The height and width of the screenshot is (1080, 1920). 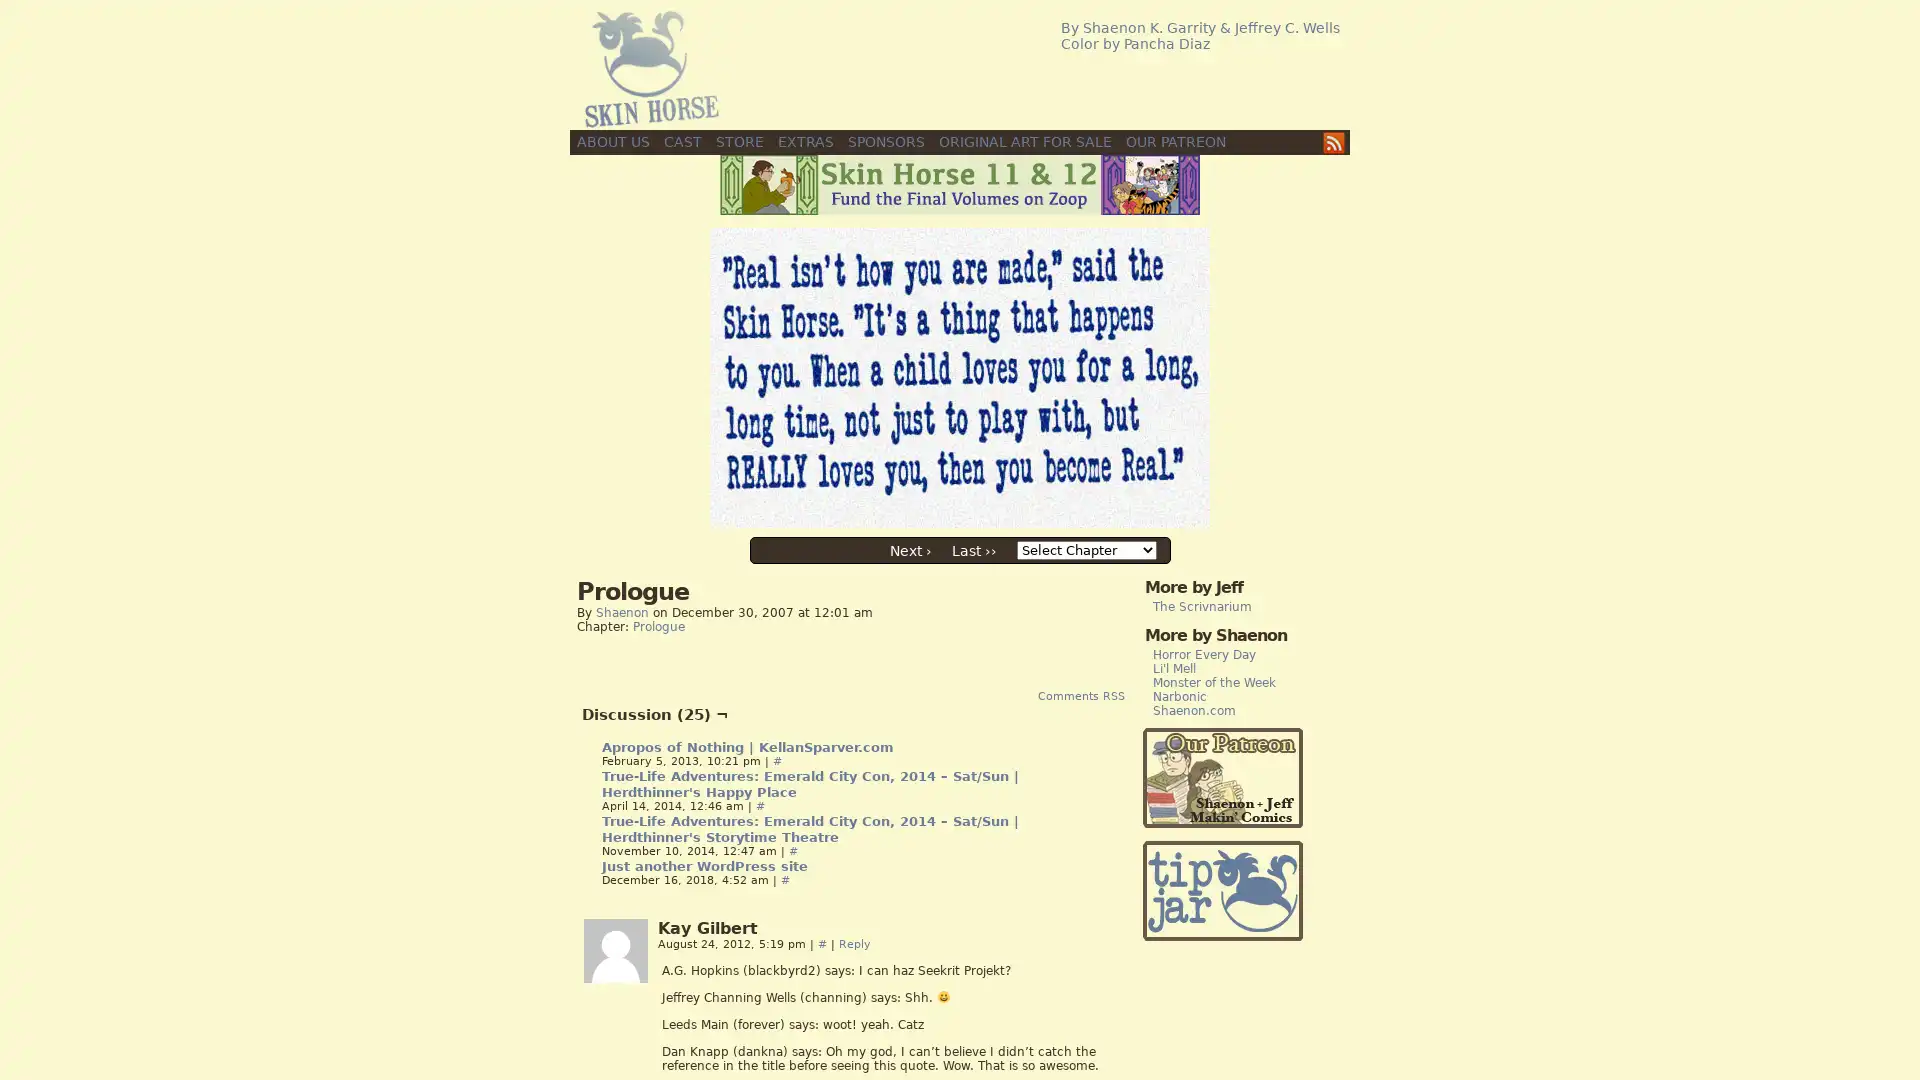 What do you see at coordinates (1222, 890) in the screenshot?
I see `PayPal - The safer, easier way to pay online!` at bounding box center [1222, 890].